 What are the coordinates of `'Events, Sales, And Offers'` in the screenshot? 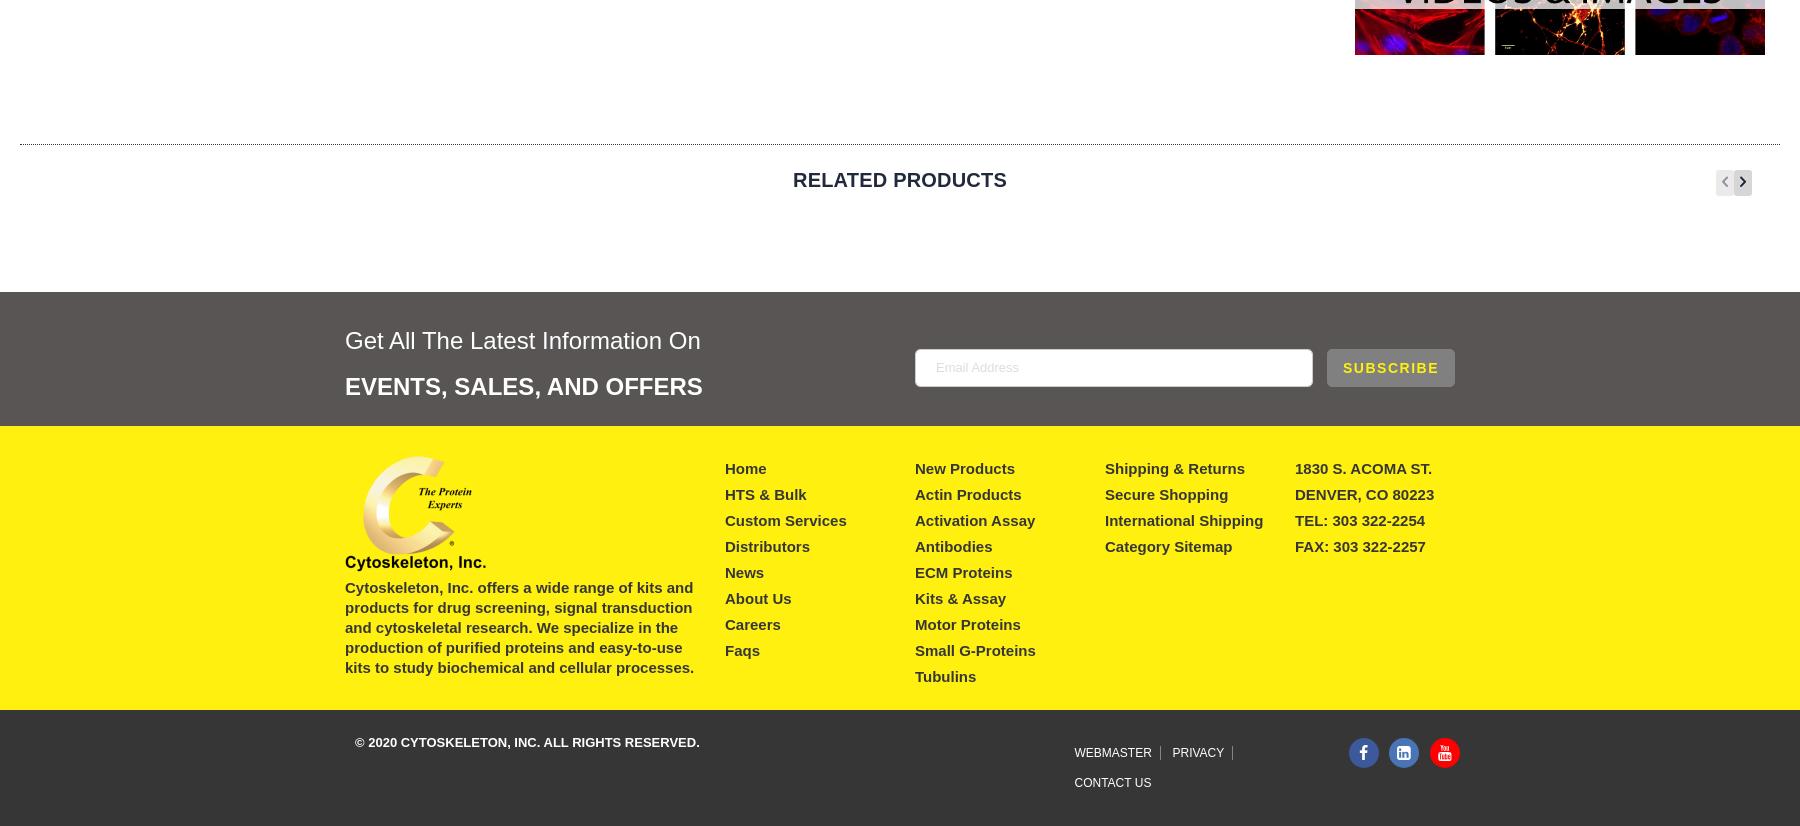 It's located at (522, 385).